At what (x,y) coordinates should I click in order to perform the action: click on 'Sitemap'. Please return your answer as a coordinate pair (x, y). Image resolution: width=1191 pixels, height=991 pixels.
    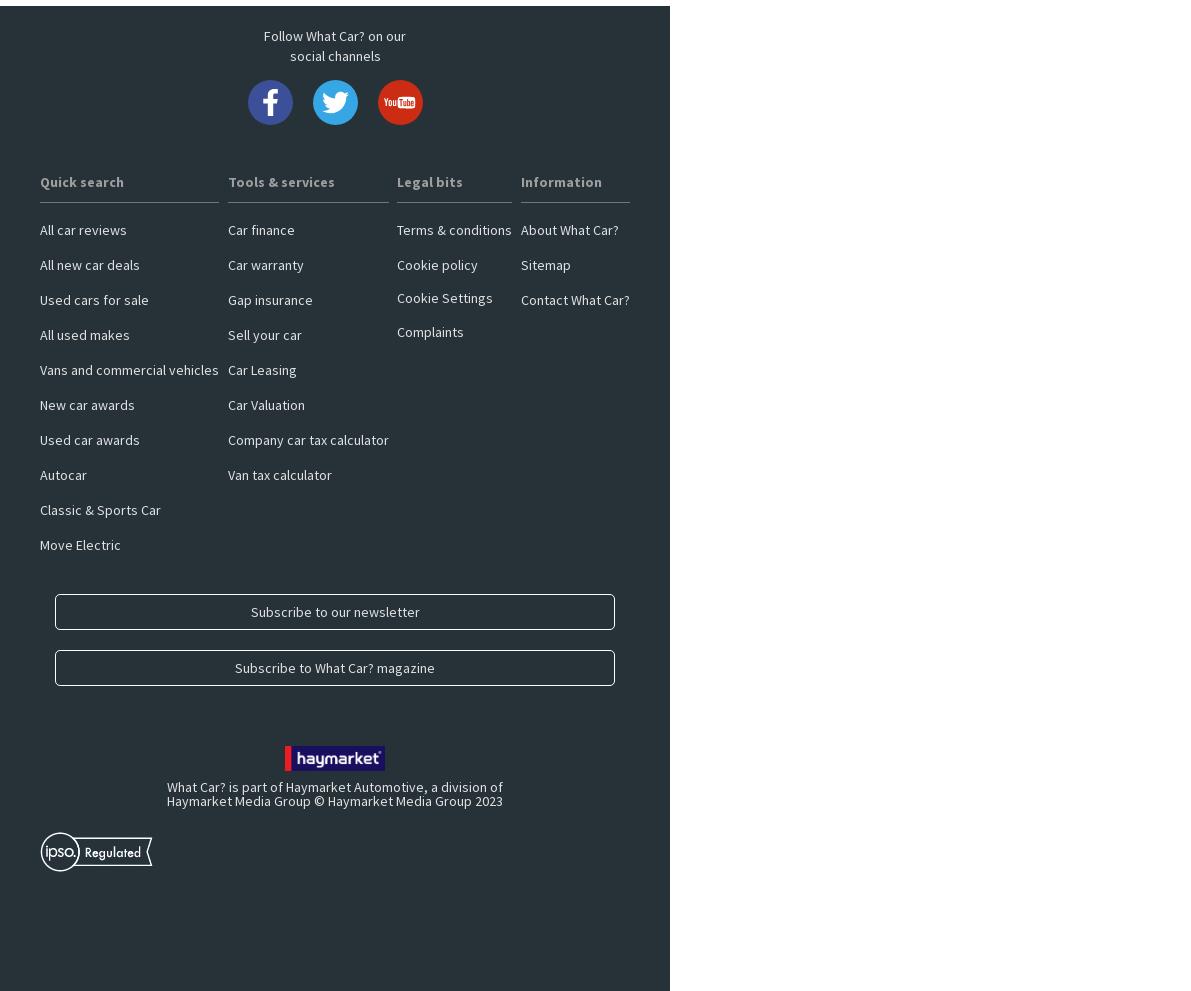
    Looking at the image, I should click on (544, 264).